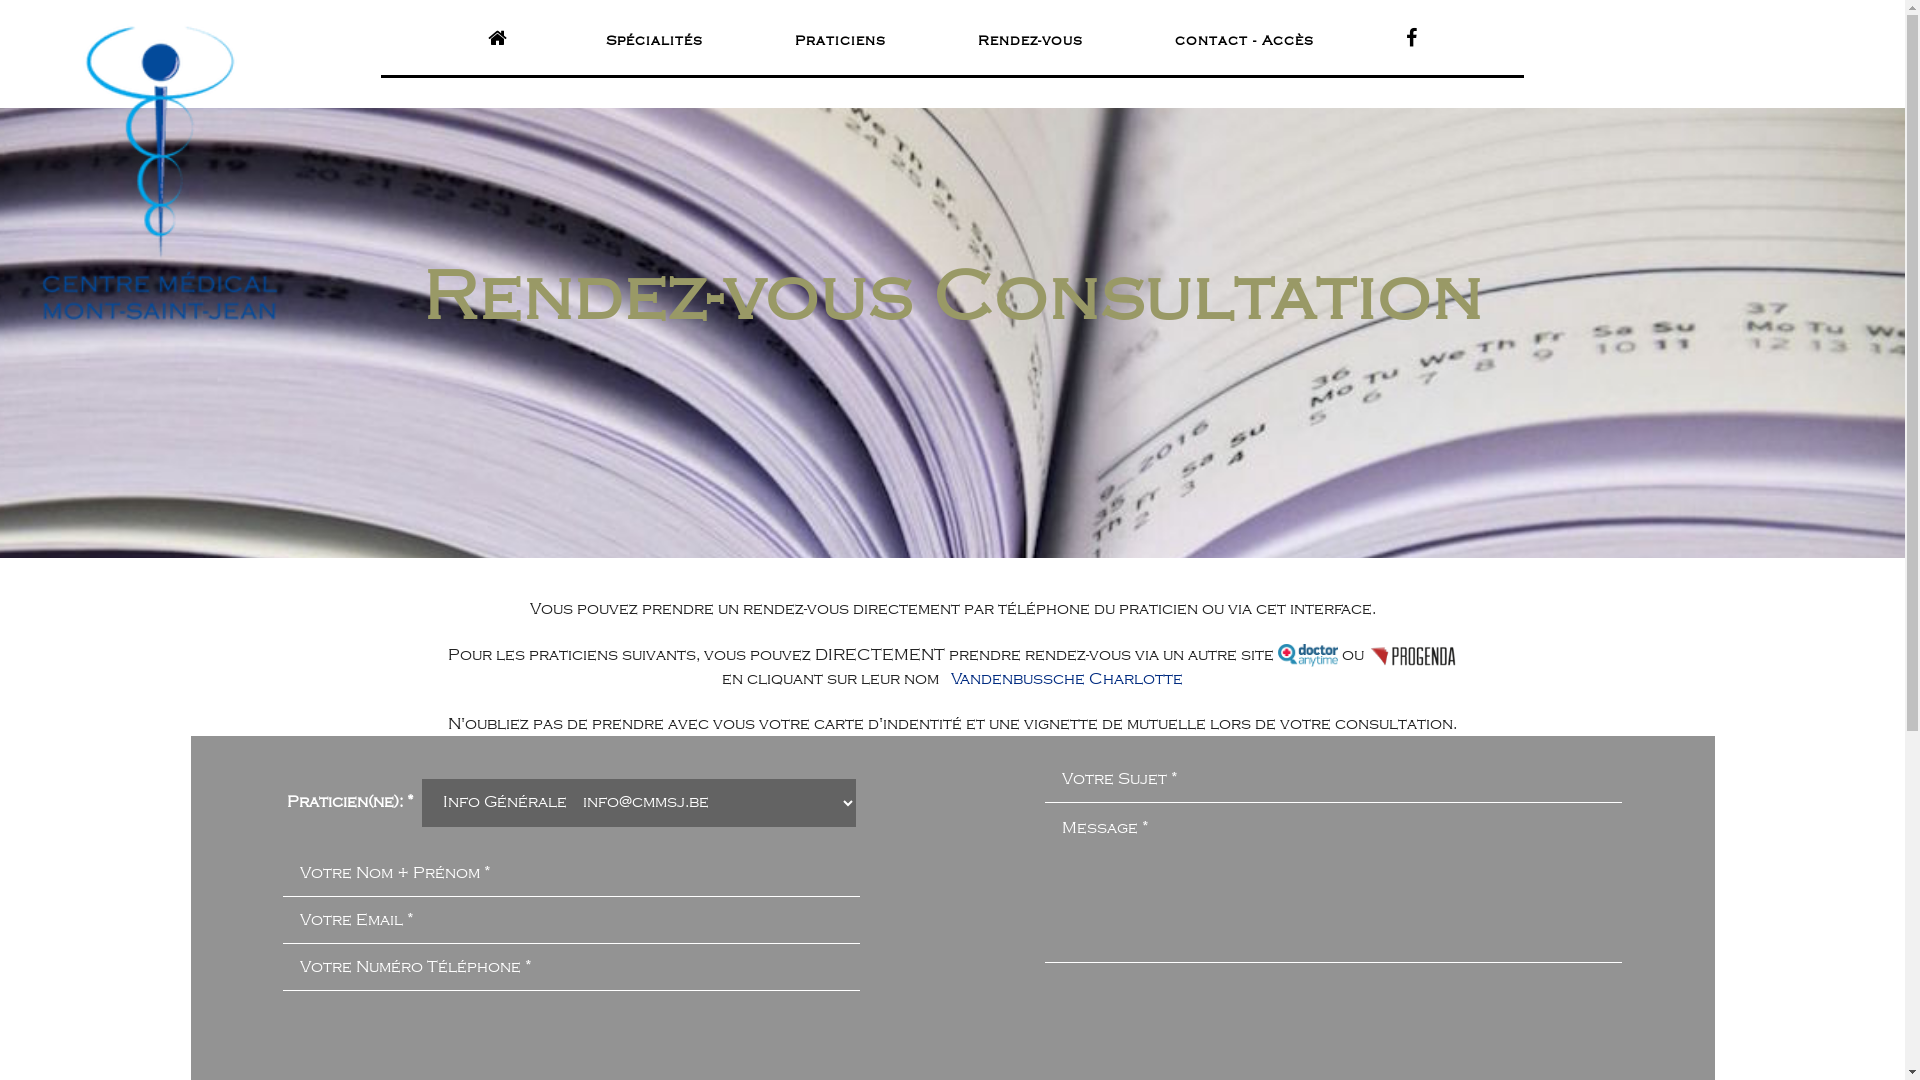 Image resolution: width=1920 pixels, height=1080 pixels. I want to click on 'Vandenbussche Charlotte', so click(1065, 677).